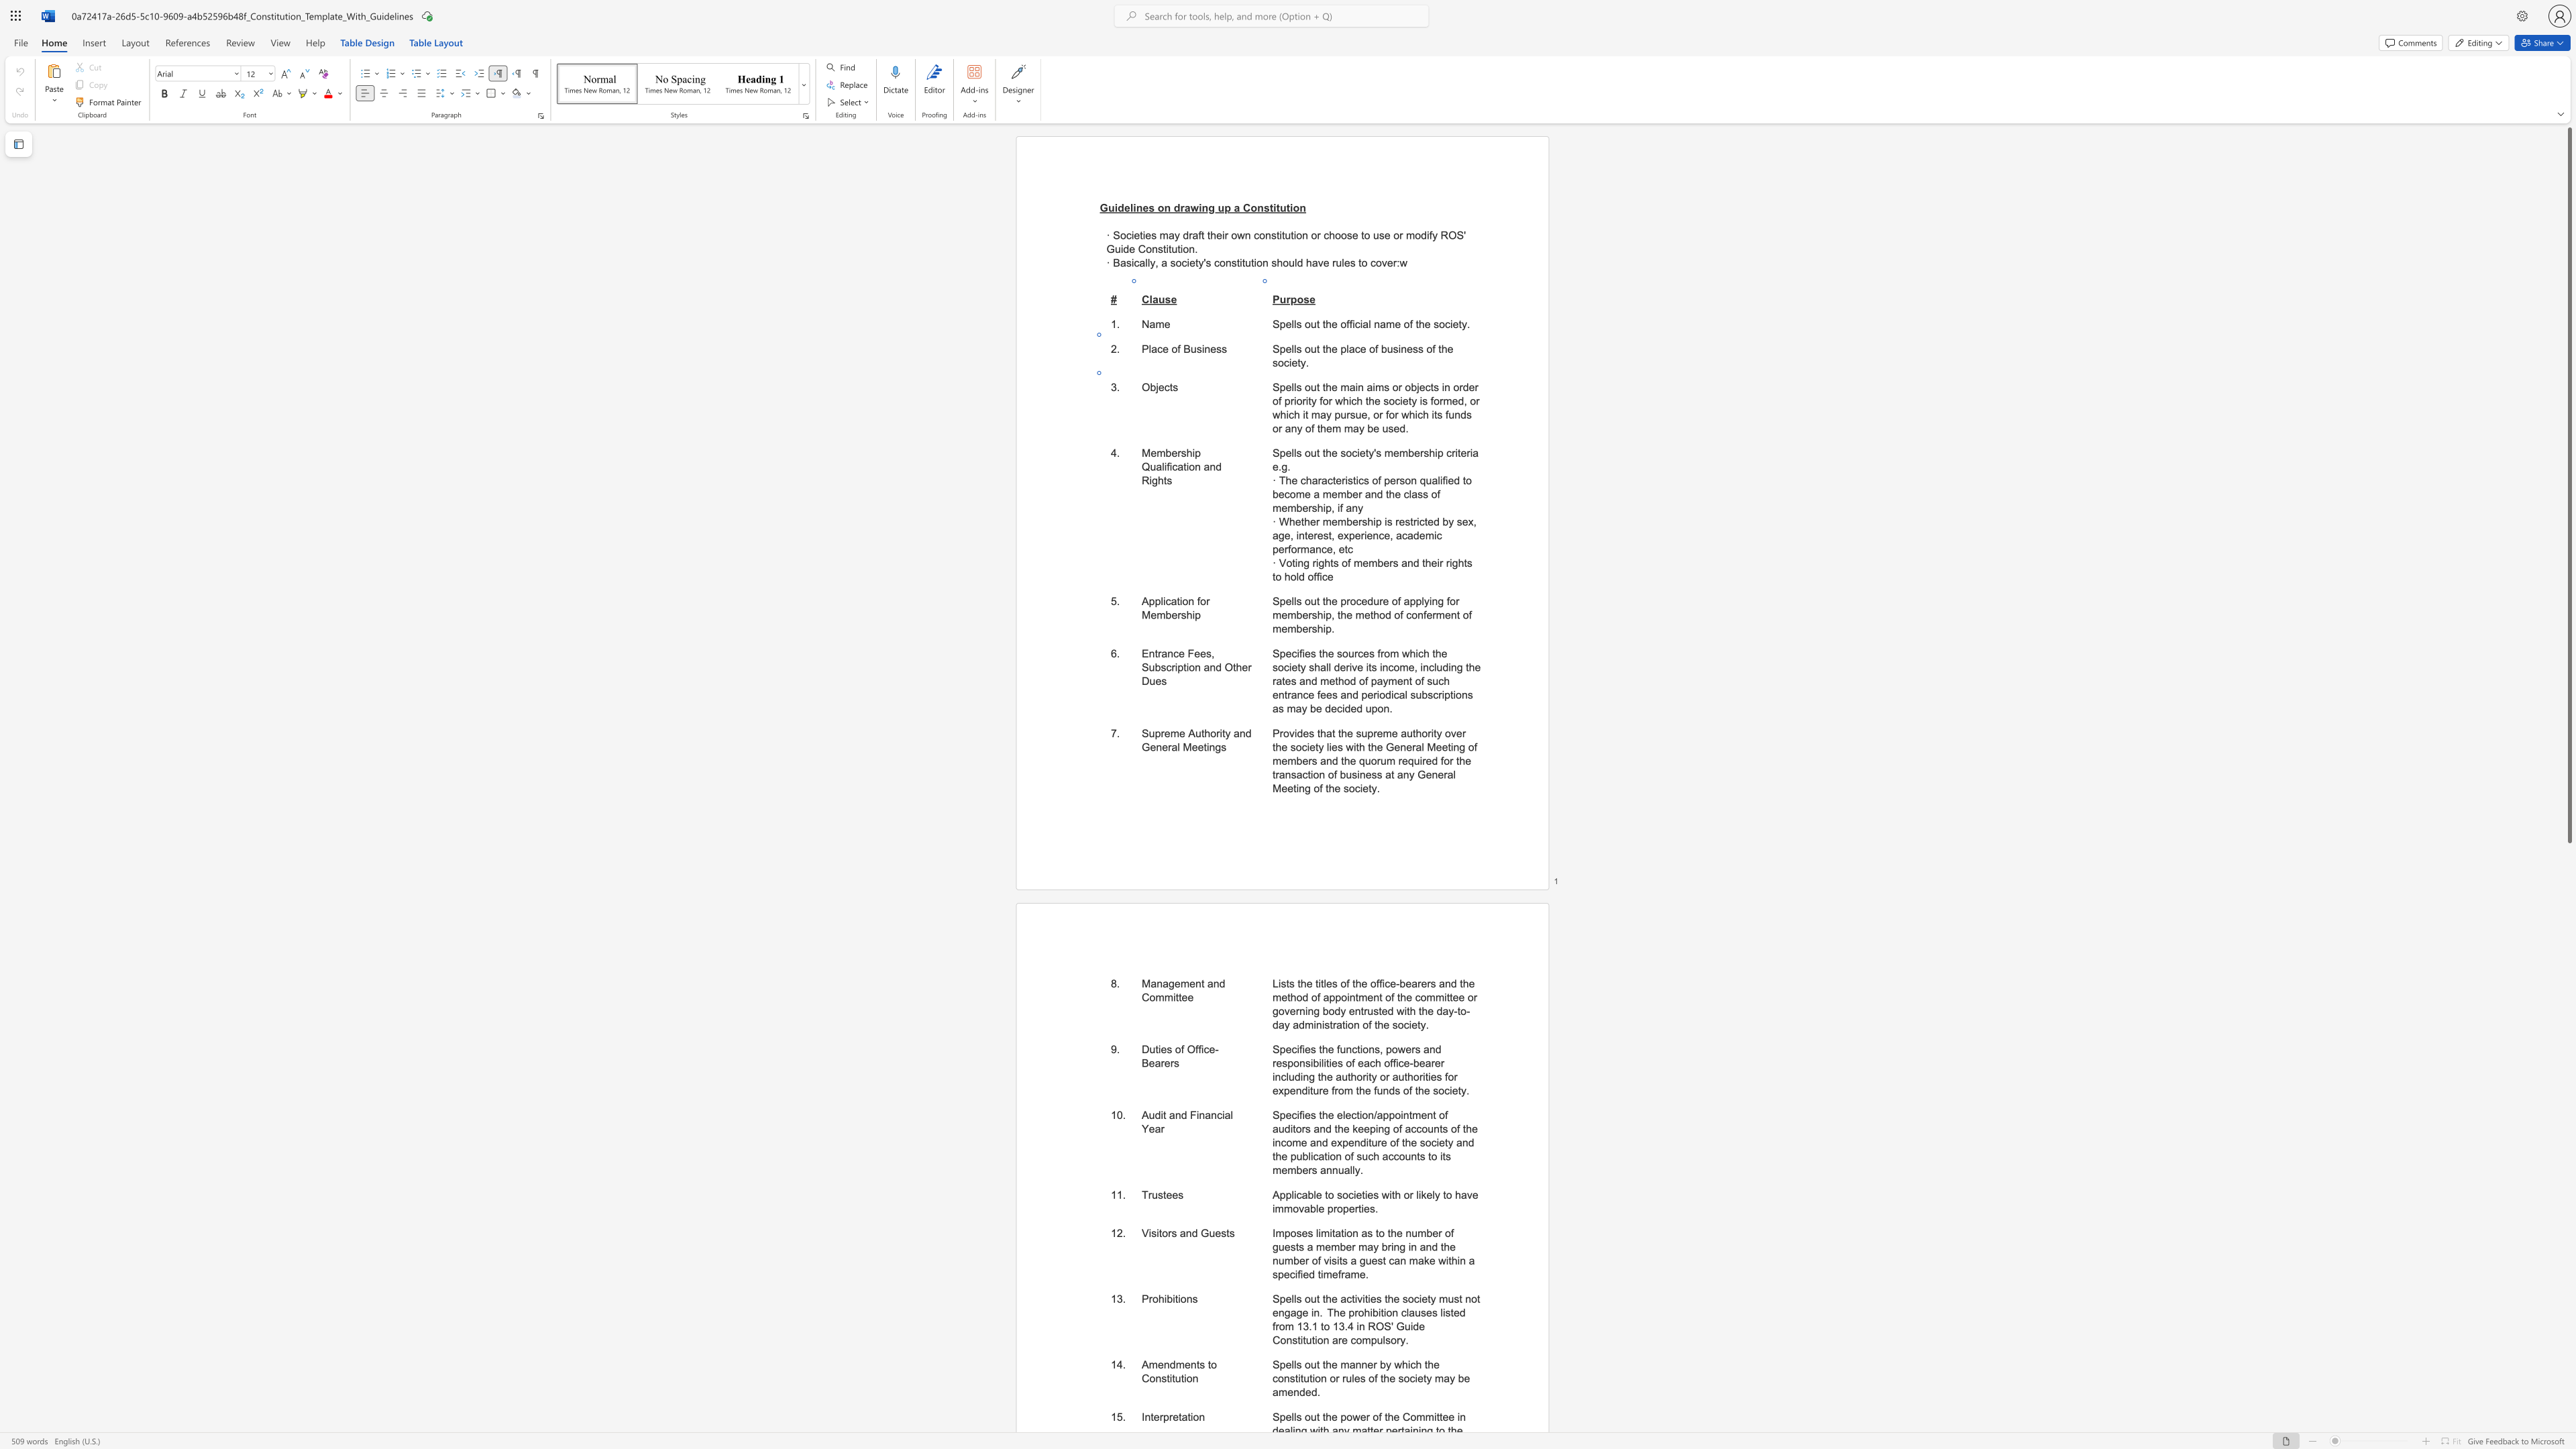 This screenshot has height=1449, width=2576. What do you see at coordinates (1193, 466) in the screenshot?
I see `the space between the continuous character "o" and "n" in the text` at bounding box center [1193, 466].